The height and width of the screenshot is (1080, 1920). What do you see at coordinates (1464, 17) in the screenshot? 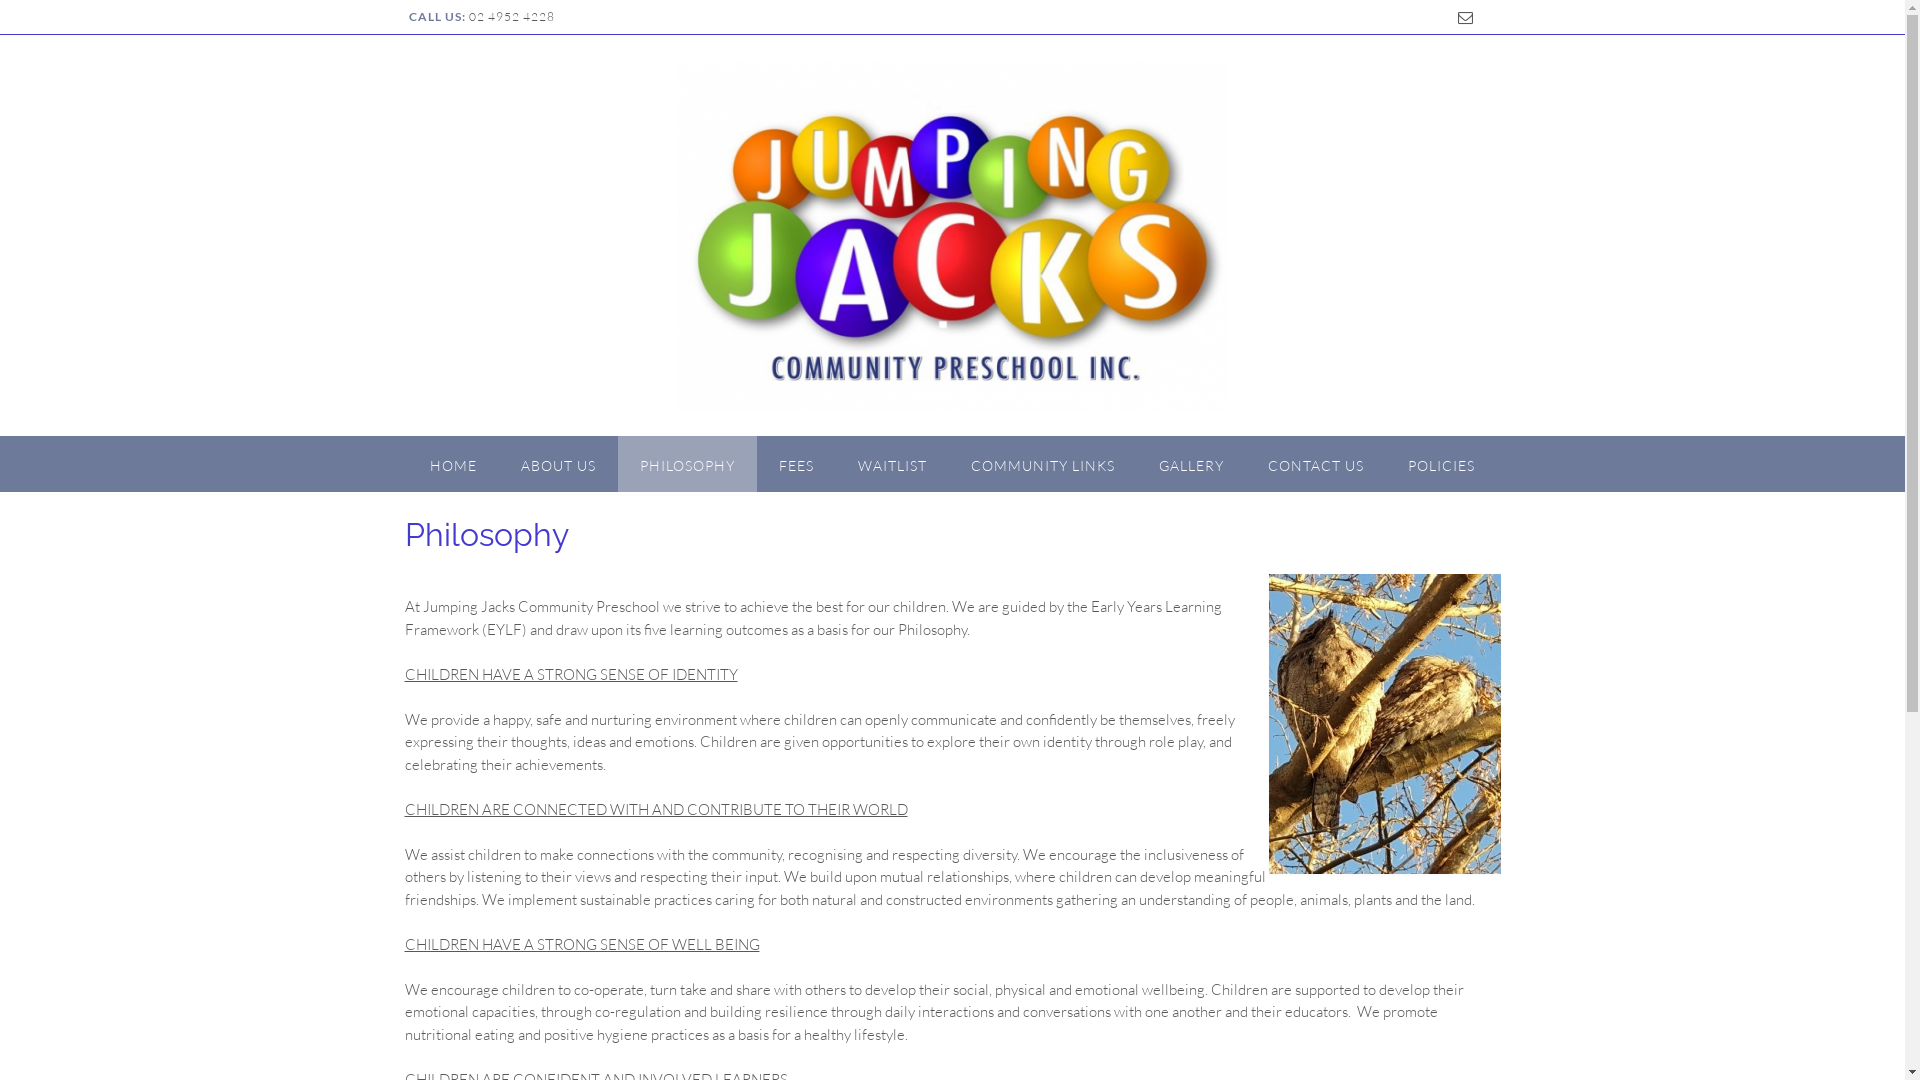
I see `'Send us an email'` at bounding box center [1464, 17].